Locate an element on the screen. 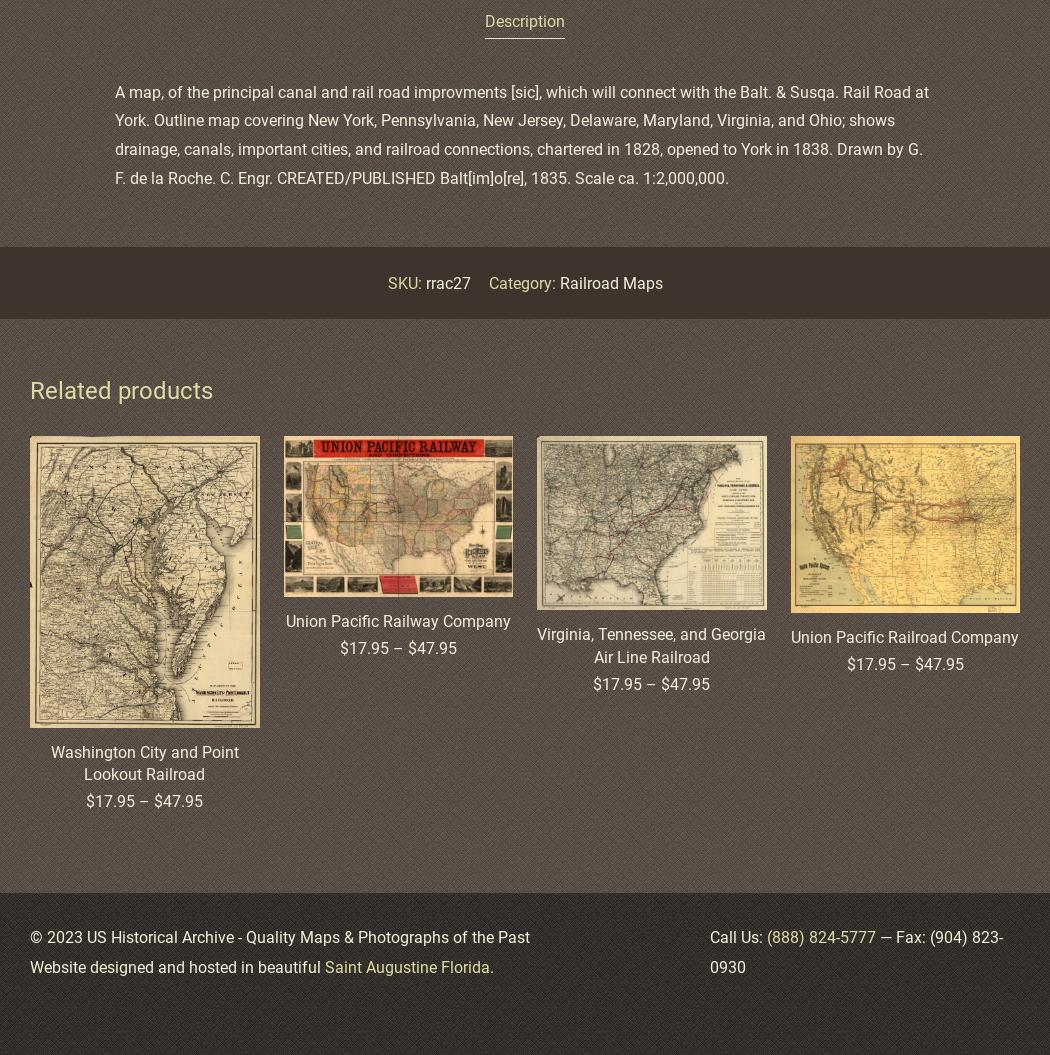 Image resolution: width=1050 pixels, height=1055 pixels. '— Fax: (904) 823-0930' is located at coordinates (856, 952).